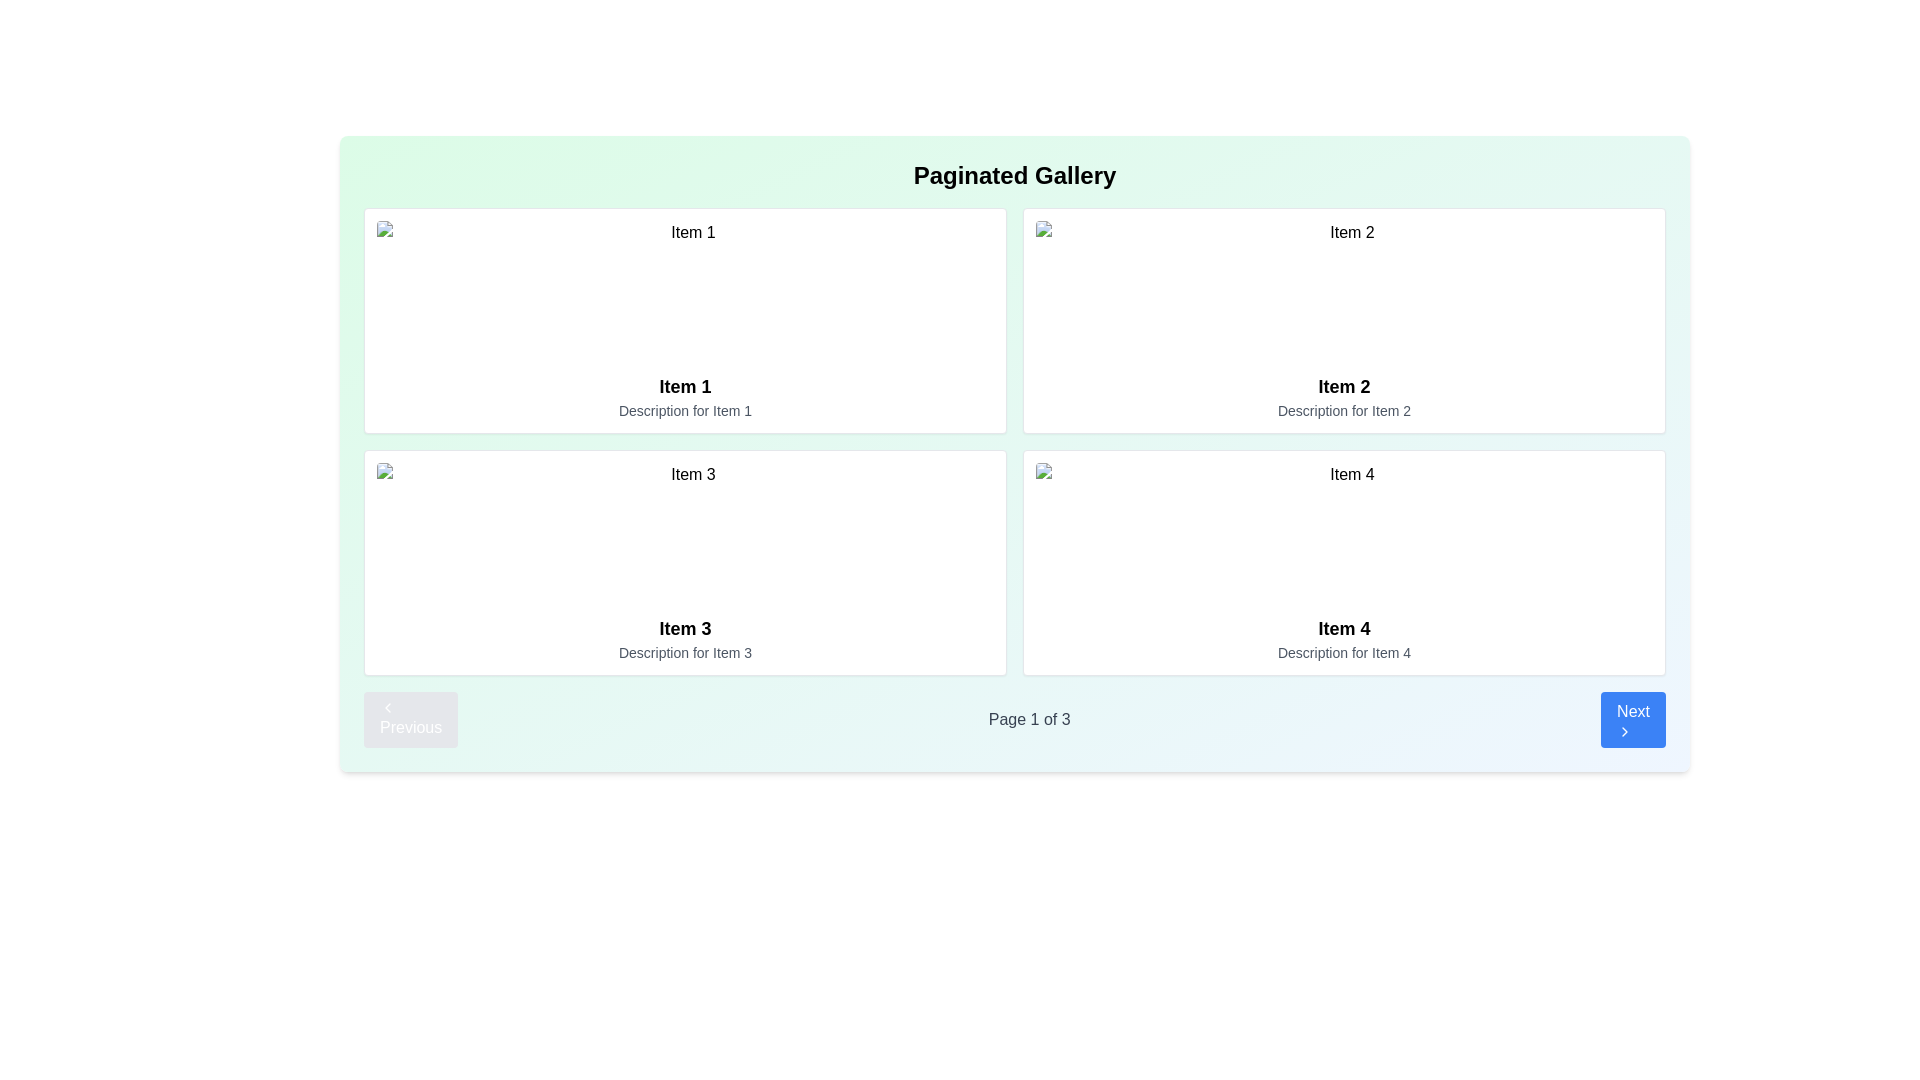  What do you see at coordinates (685, 652) in the screenshot?
I see `the Text label that provides supplementary information for 'Item 3', located at the bottom of the card in the bottom-left grid of a 2x2 layout` at bounding box center [685, 652].